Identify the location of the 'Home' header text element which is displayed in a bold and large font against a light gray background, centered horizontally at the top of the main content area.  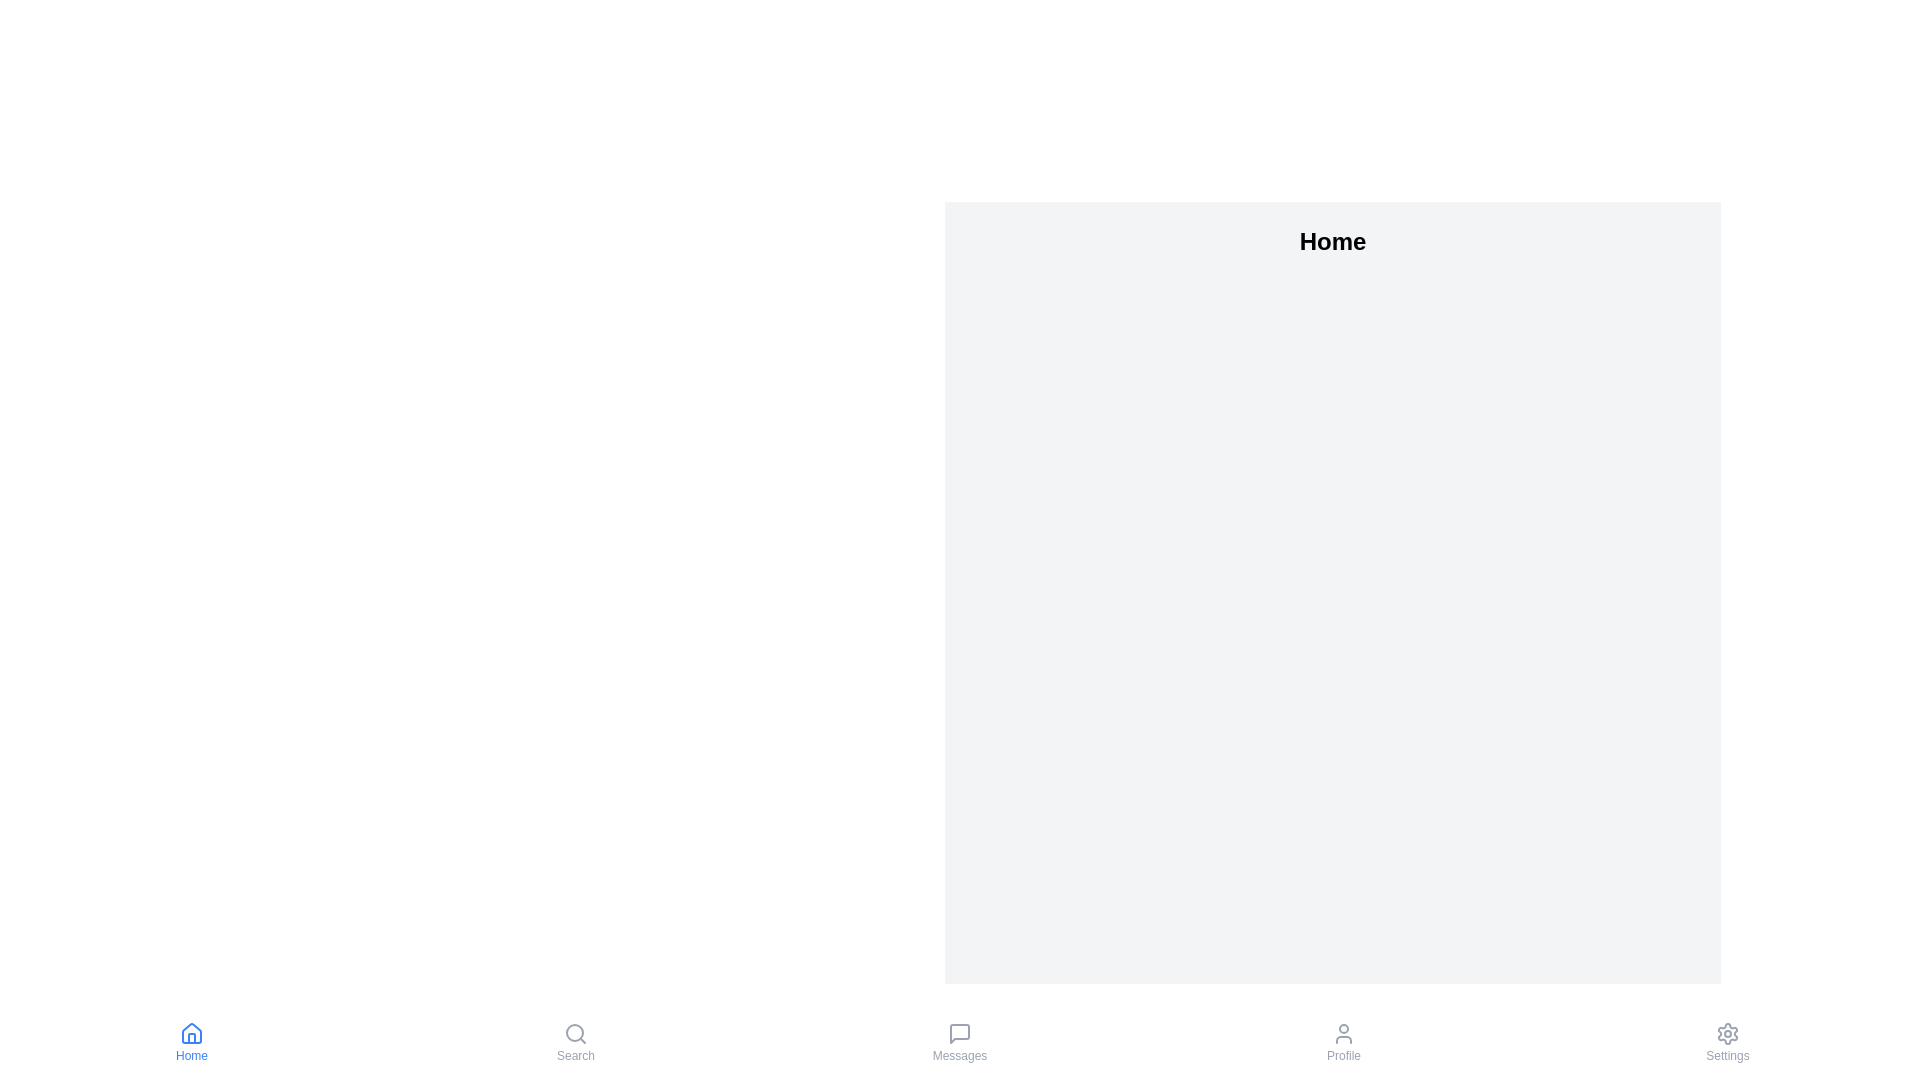
(1333, 241).